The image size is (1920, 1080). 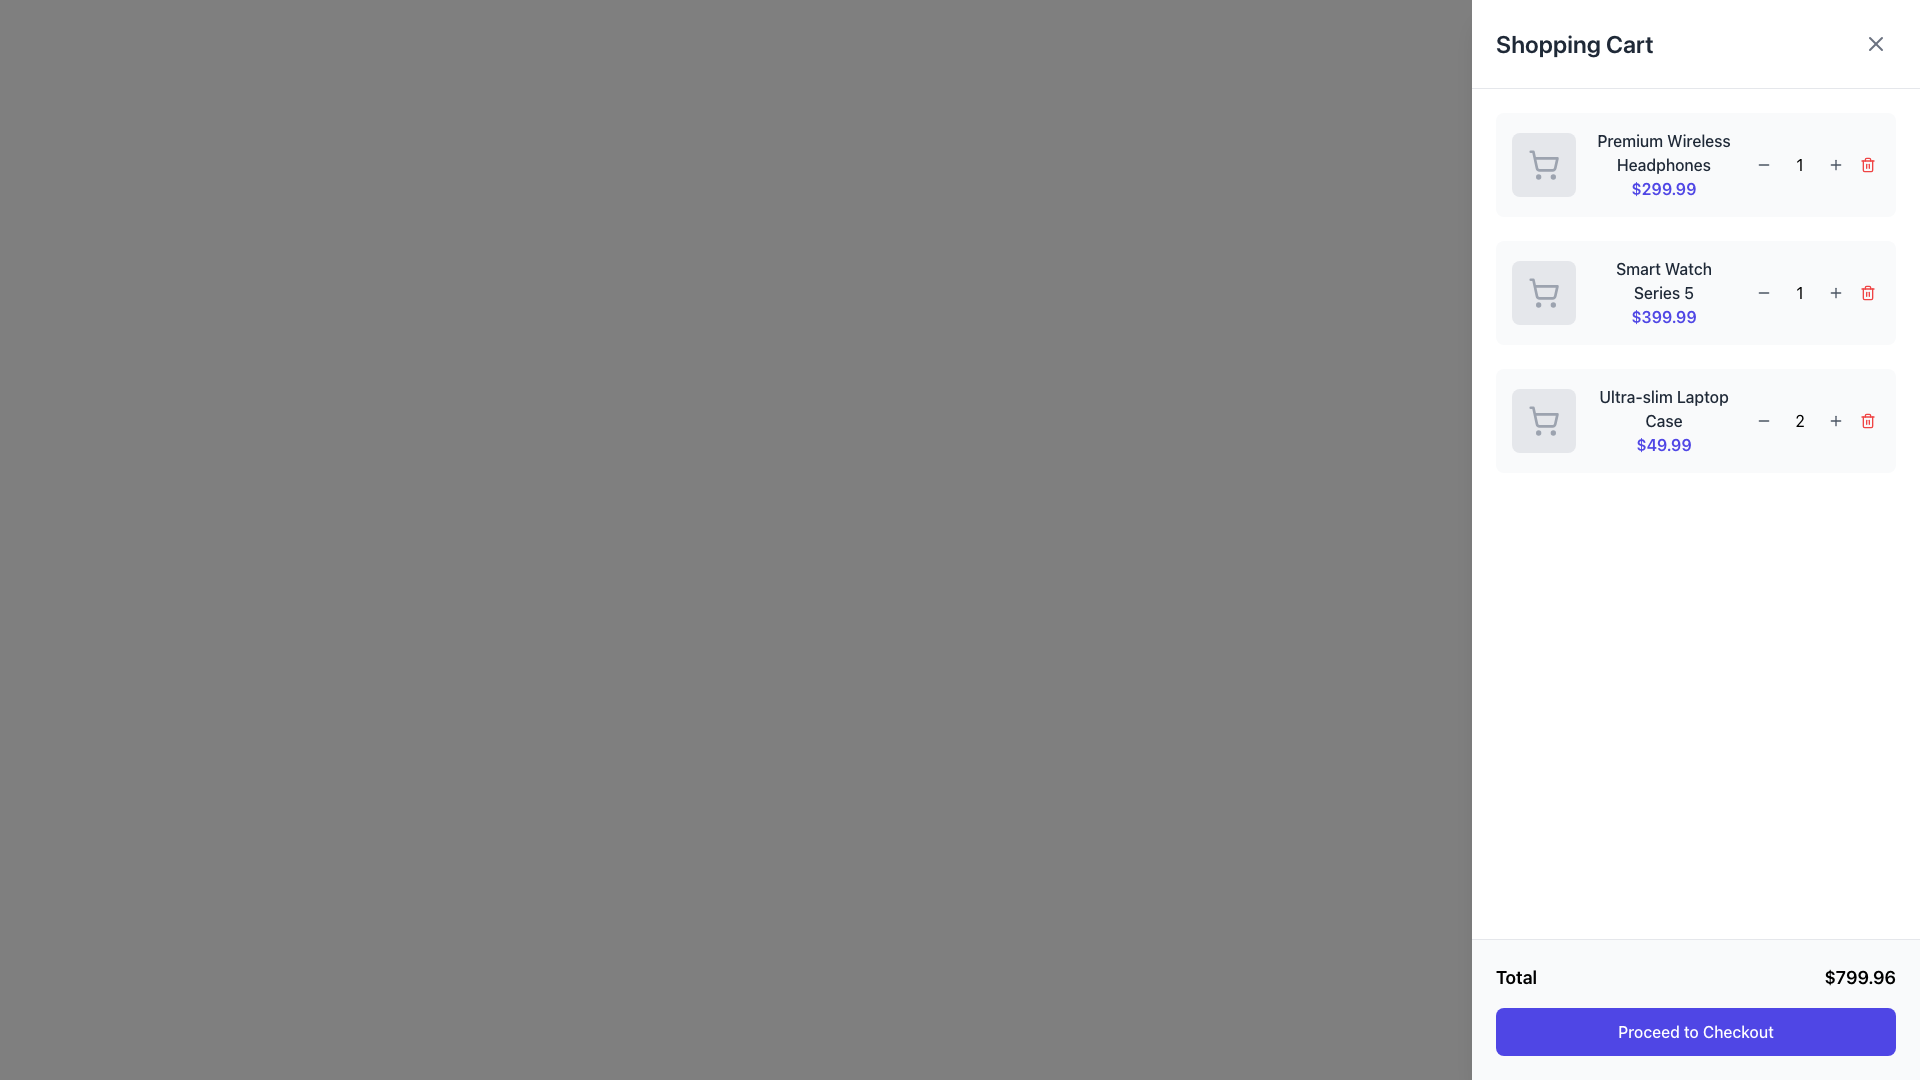 What do you see at coordinates (1543, 419) in the screenshot?
I see `the shopping cart icon associated with the 'Ultra-slim Laptop Case' product, located in the third item of the shopping cart list` at bounding box center [1543, 419].